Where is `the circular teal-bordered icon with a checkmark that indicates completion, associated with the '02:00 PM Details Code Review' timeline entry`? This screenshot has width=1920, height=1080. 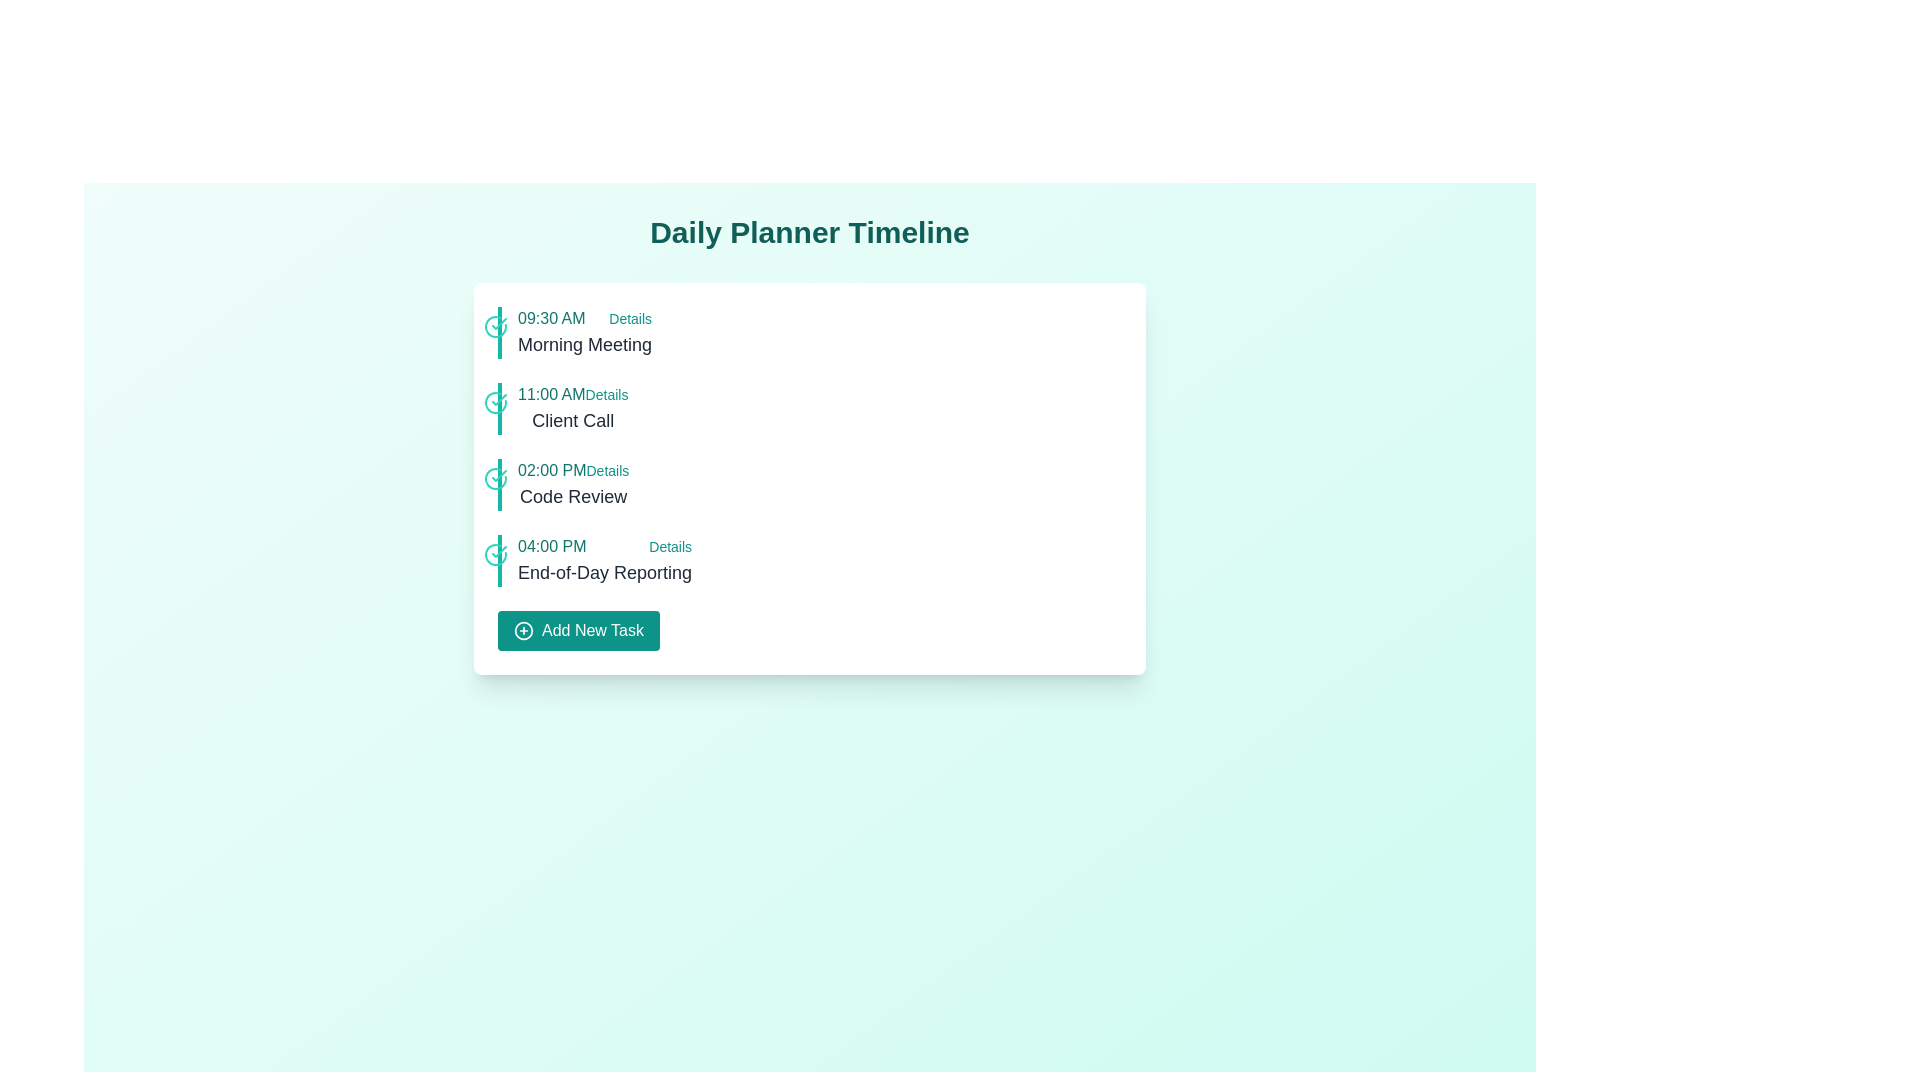
the circular teal-bordered icon with a checkmark that indicates completion, associated with the '02:00 PM Details Code Review' timeline entry is located at coordinates (495, 478).